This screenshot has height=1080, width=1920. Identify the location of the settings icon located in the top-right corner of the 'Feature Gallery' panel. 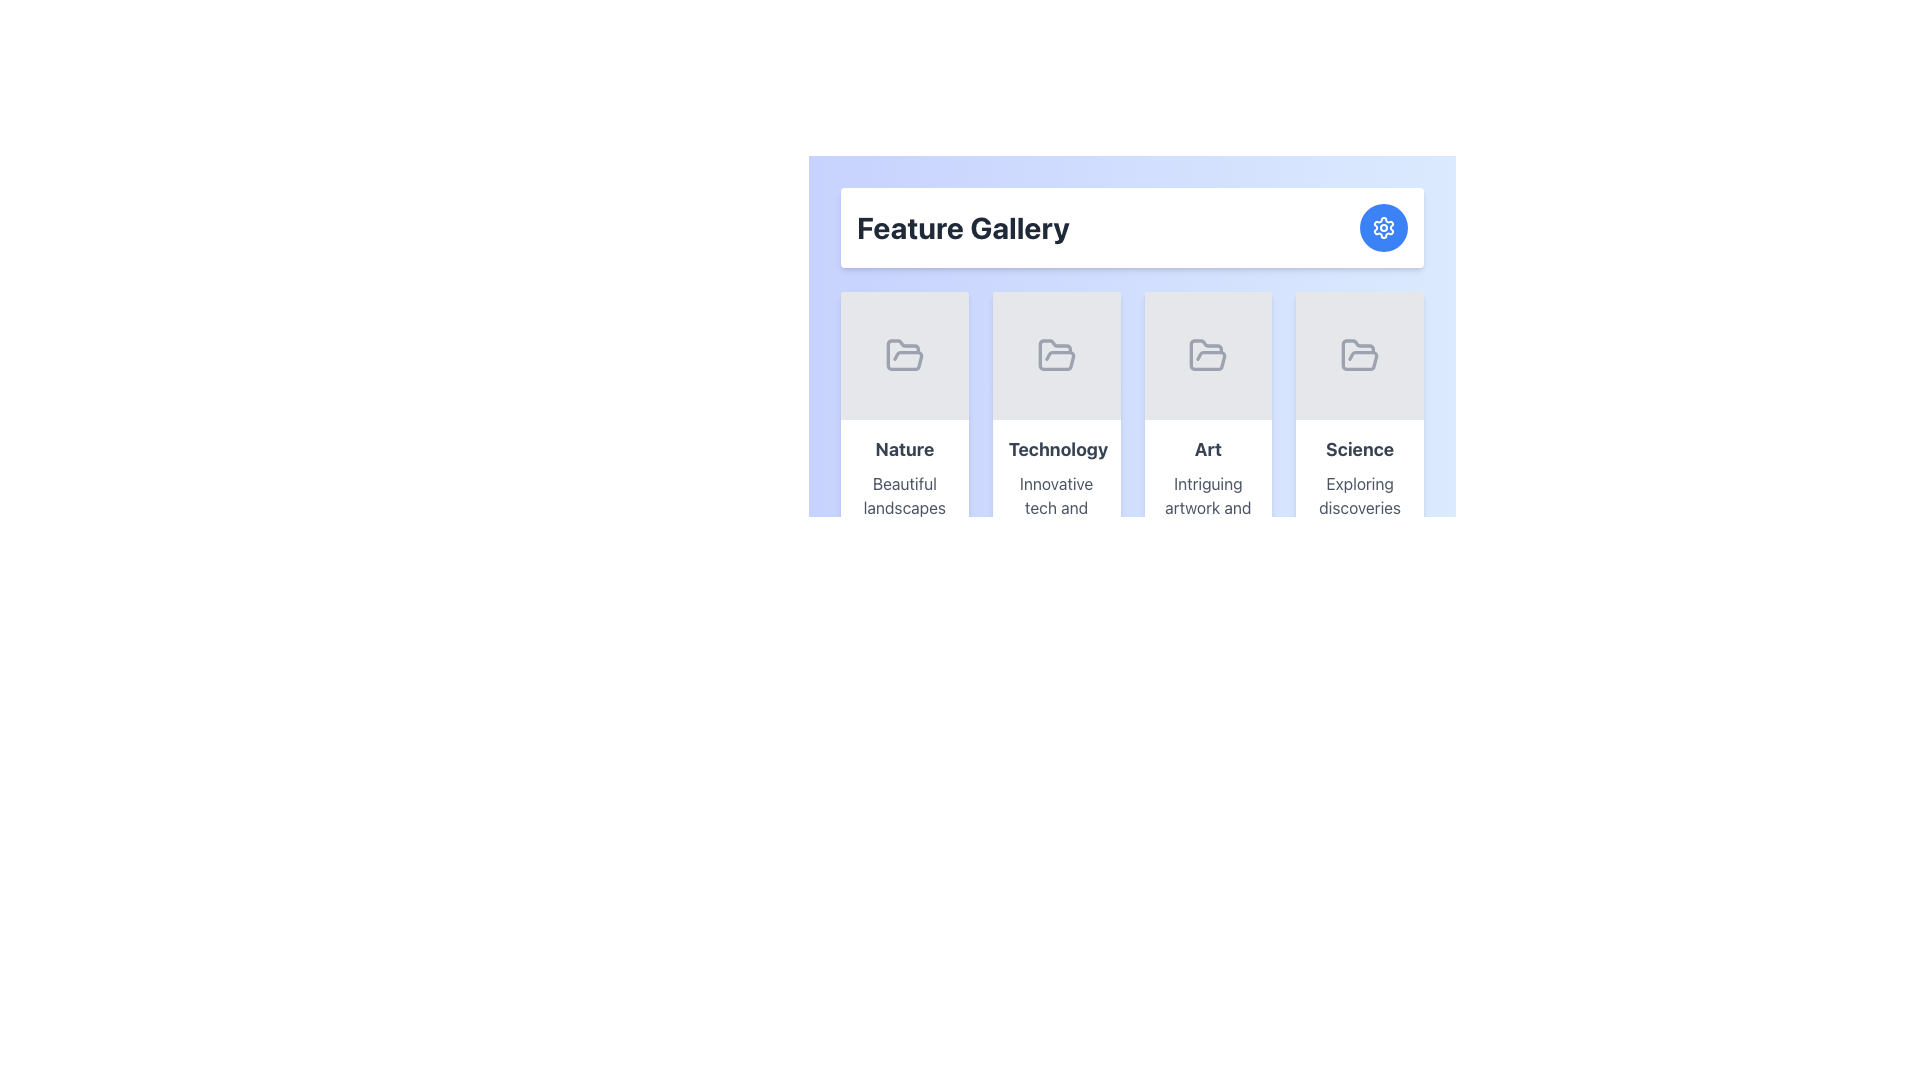
(1382, 226).